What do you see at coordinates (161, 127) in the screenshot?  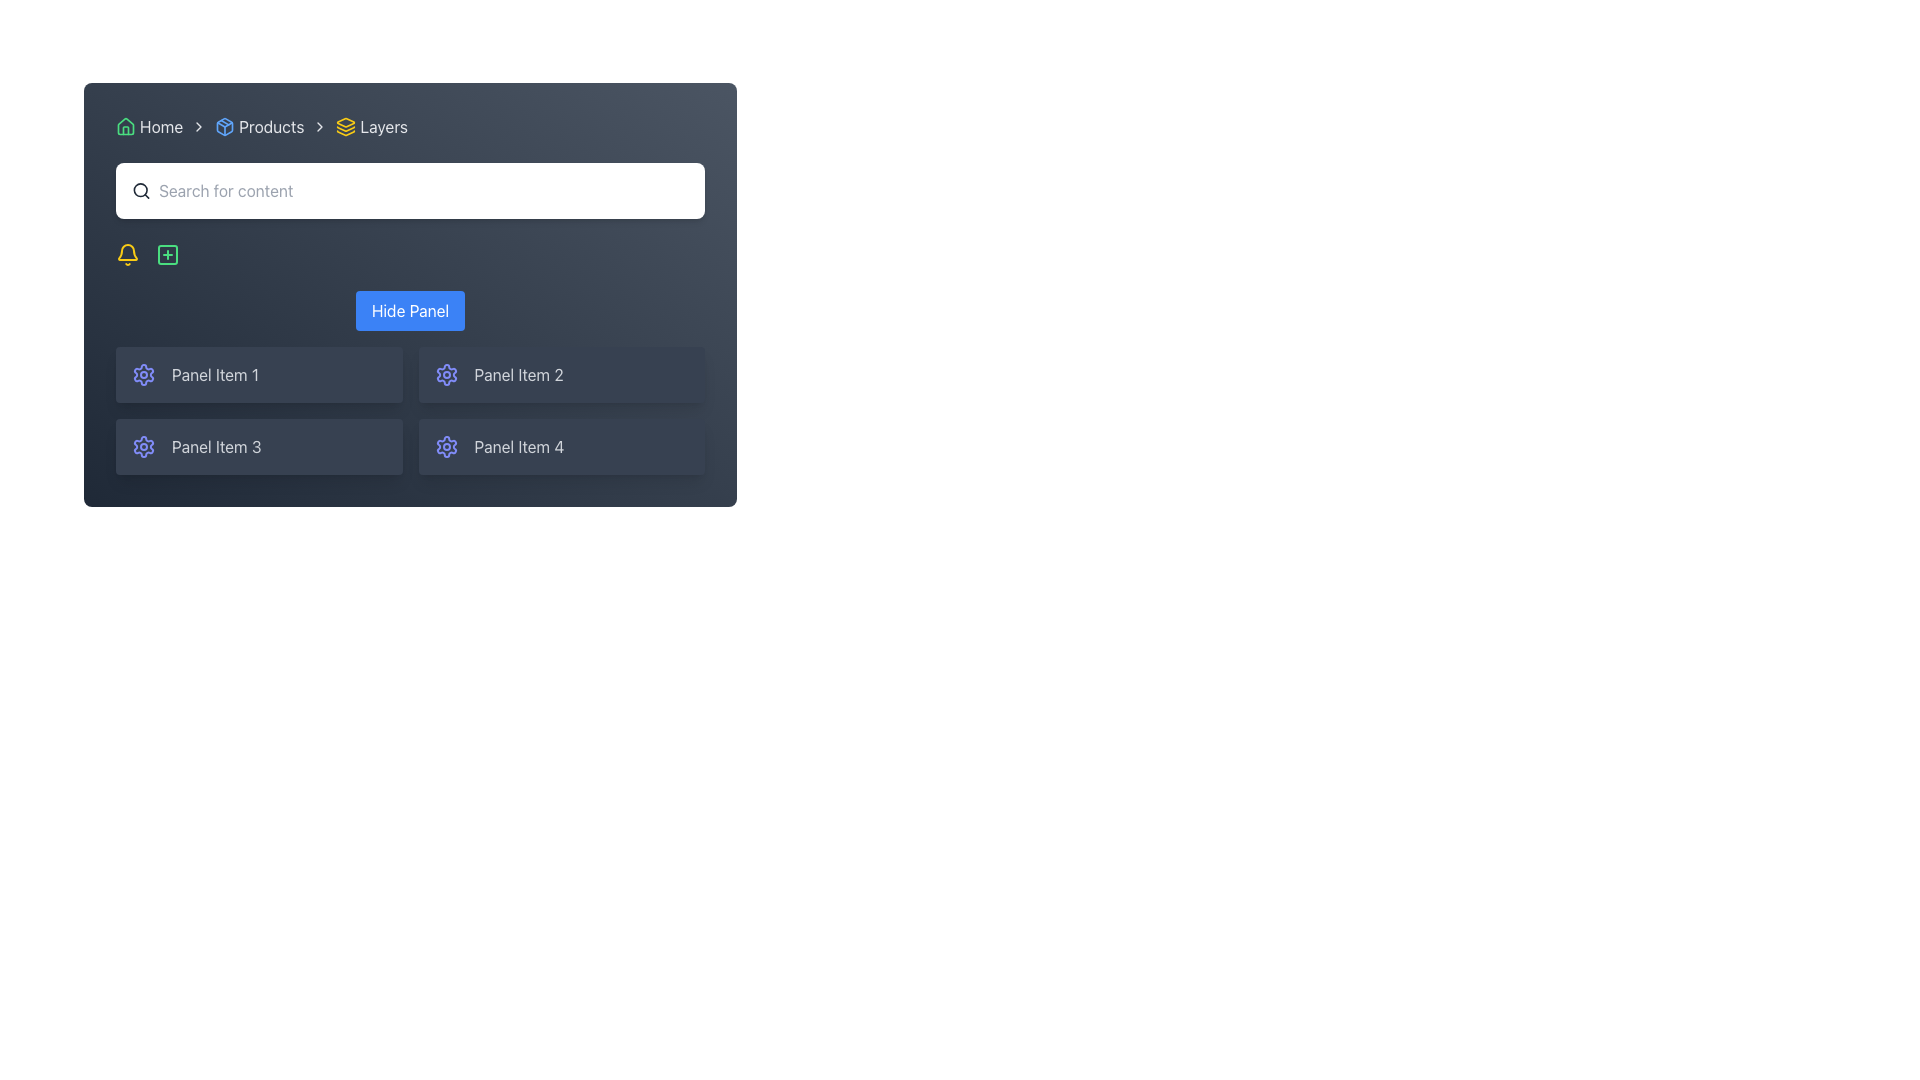 I see `the 'Home' text label in the breadcrumb navigation` at bounding box center [161, 127].